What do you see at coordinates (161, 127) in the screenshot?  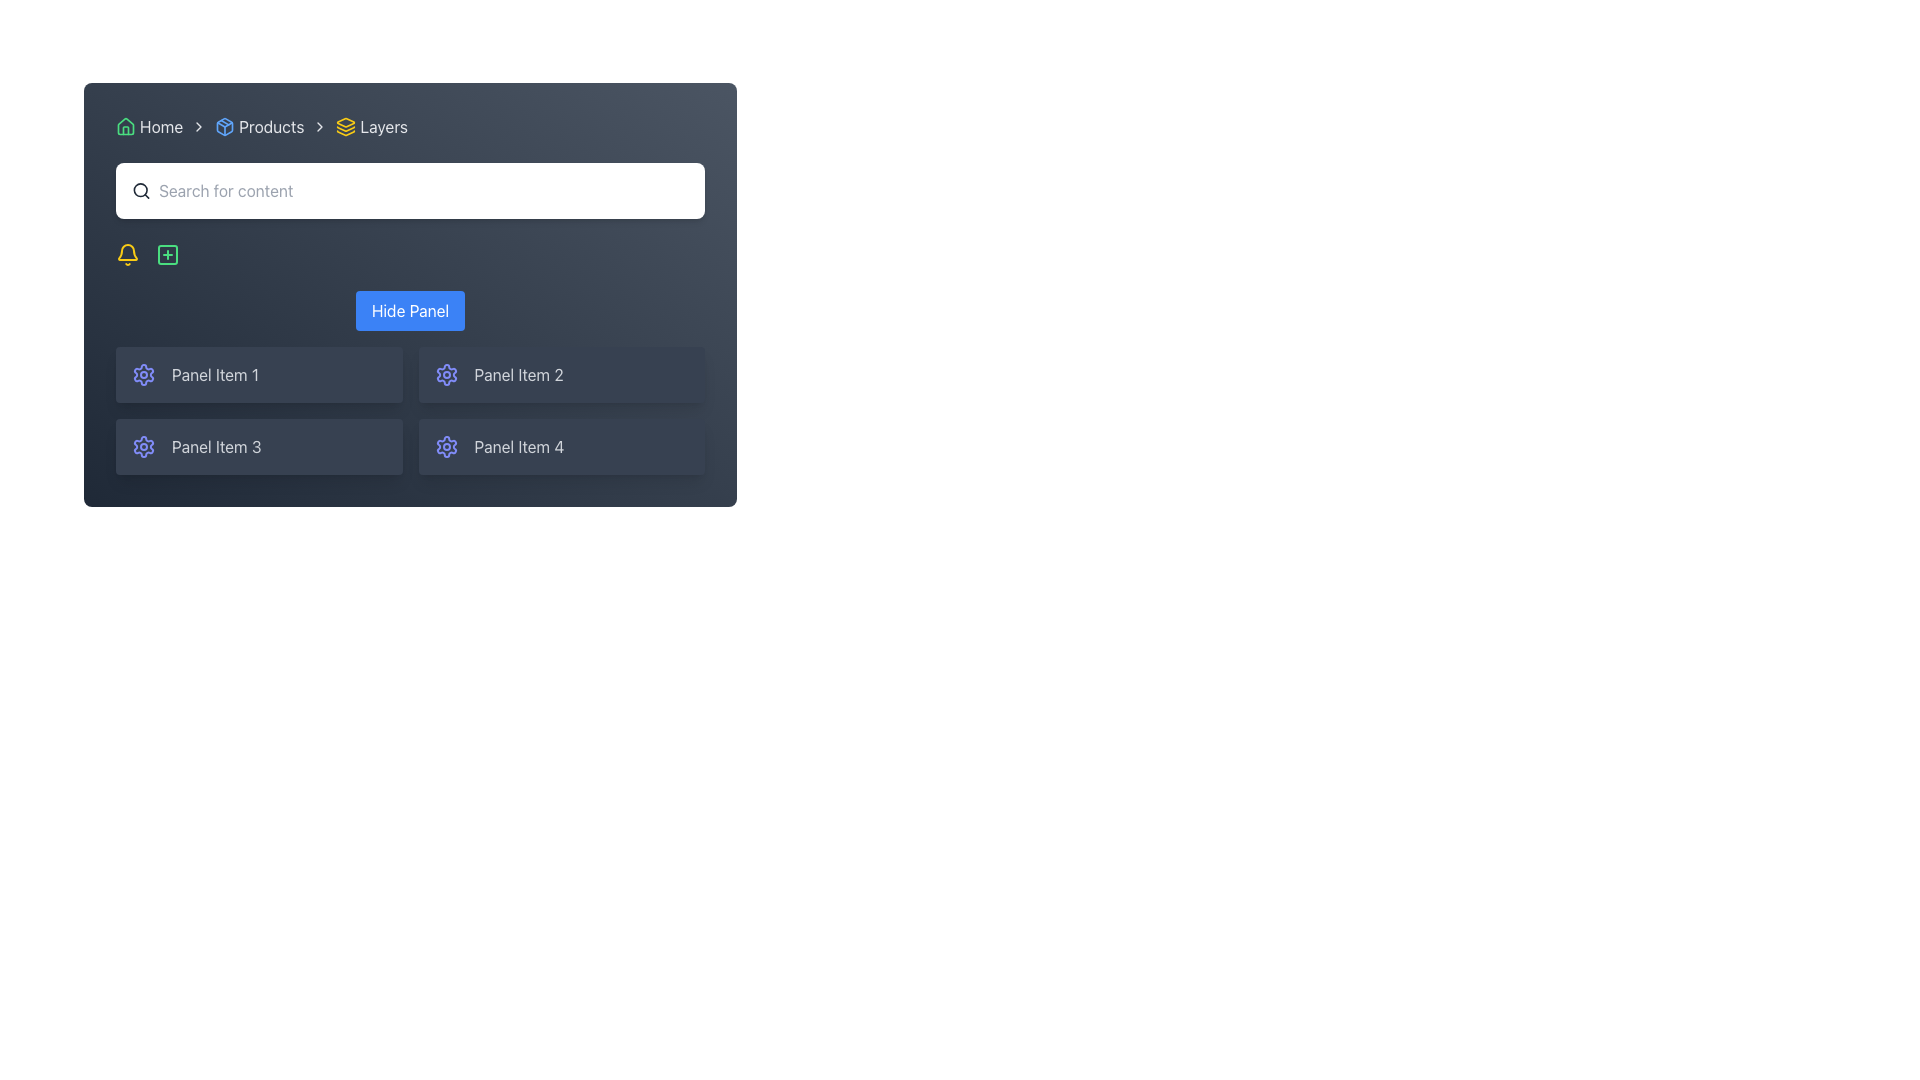 I see `the 'Home' text label in the breadcrumb navigation` at bounding box center [161, 127].